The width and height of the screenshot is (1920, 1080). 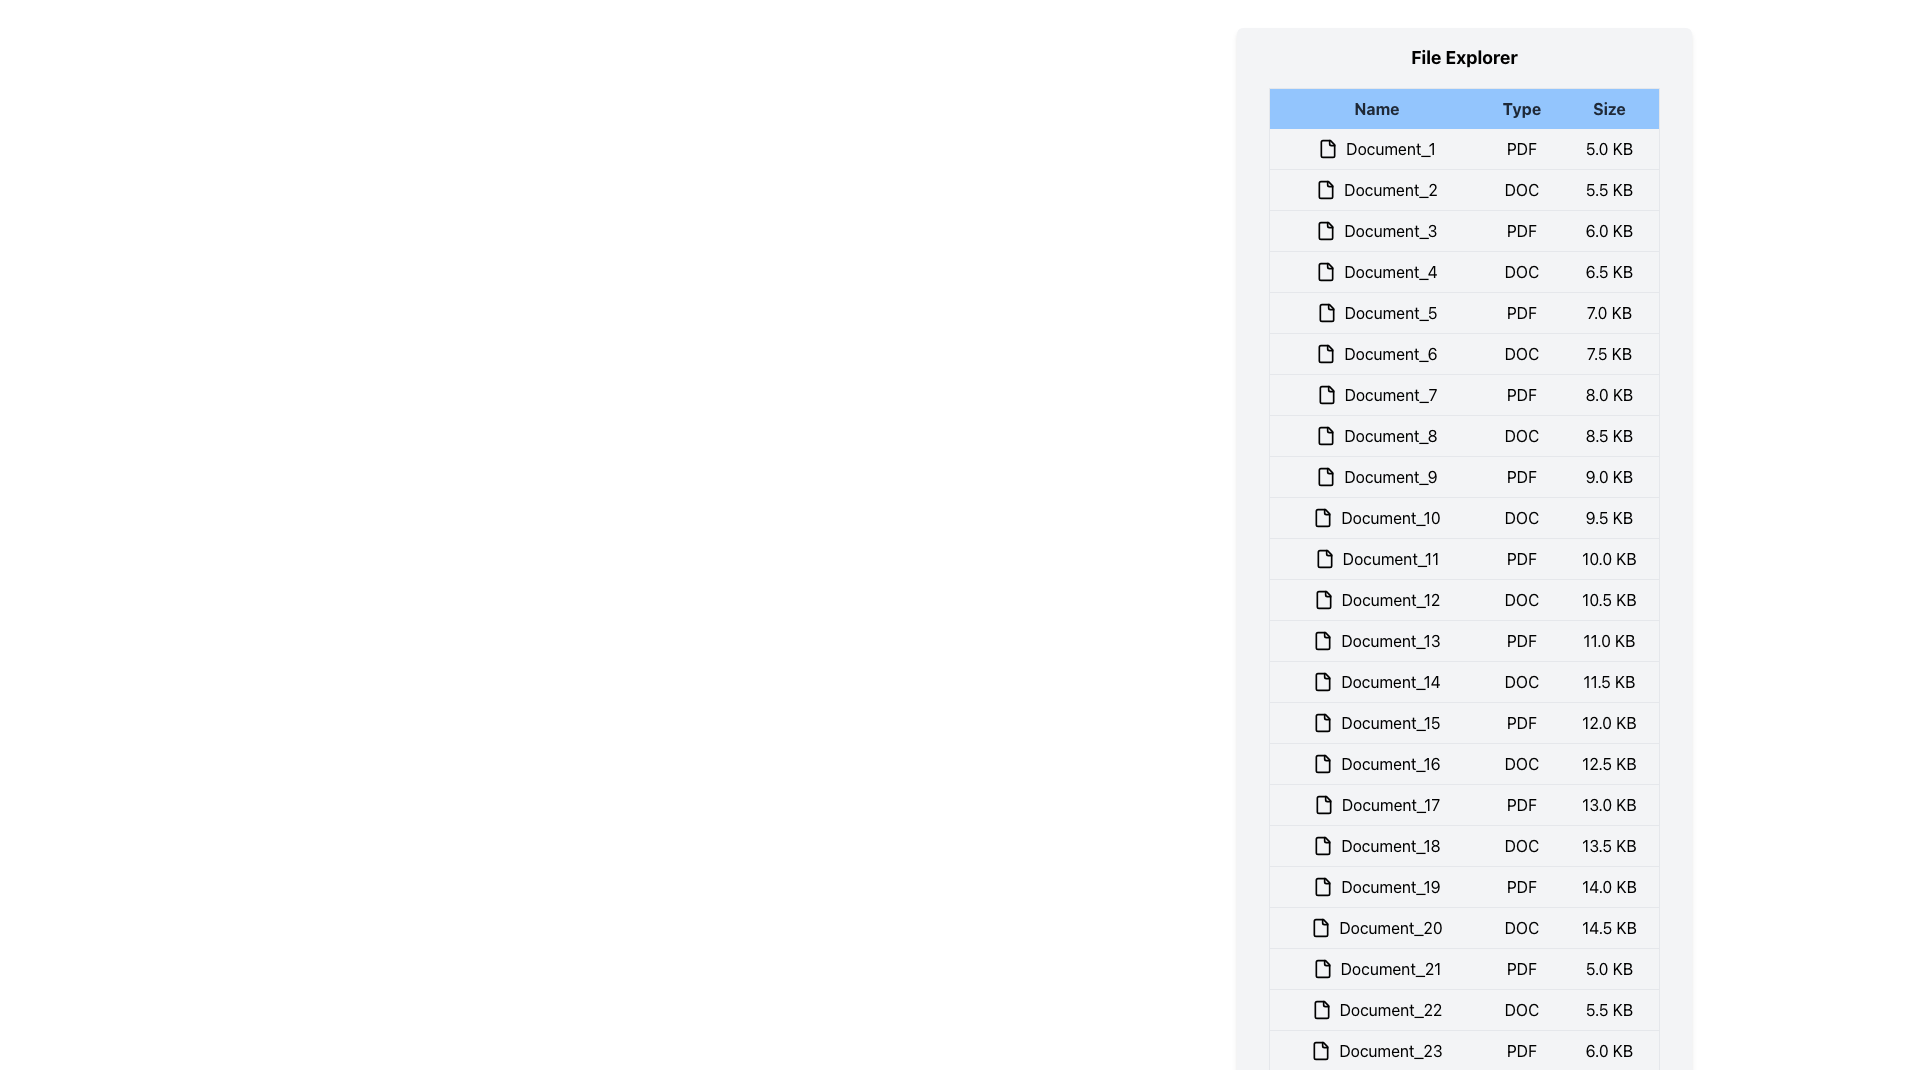 What do you see at coordinates (1464, 967) in the screenshot?
I see `the file row displaying 'Document_21' in the file explorer` at bounding box center [1464, 967].